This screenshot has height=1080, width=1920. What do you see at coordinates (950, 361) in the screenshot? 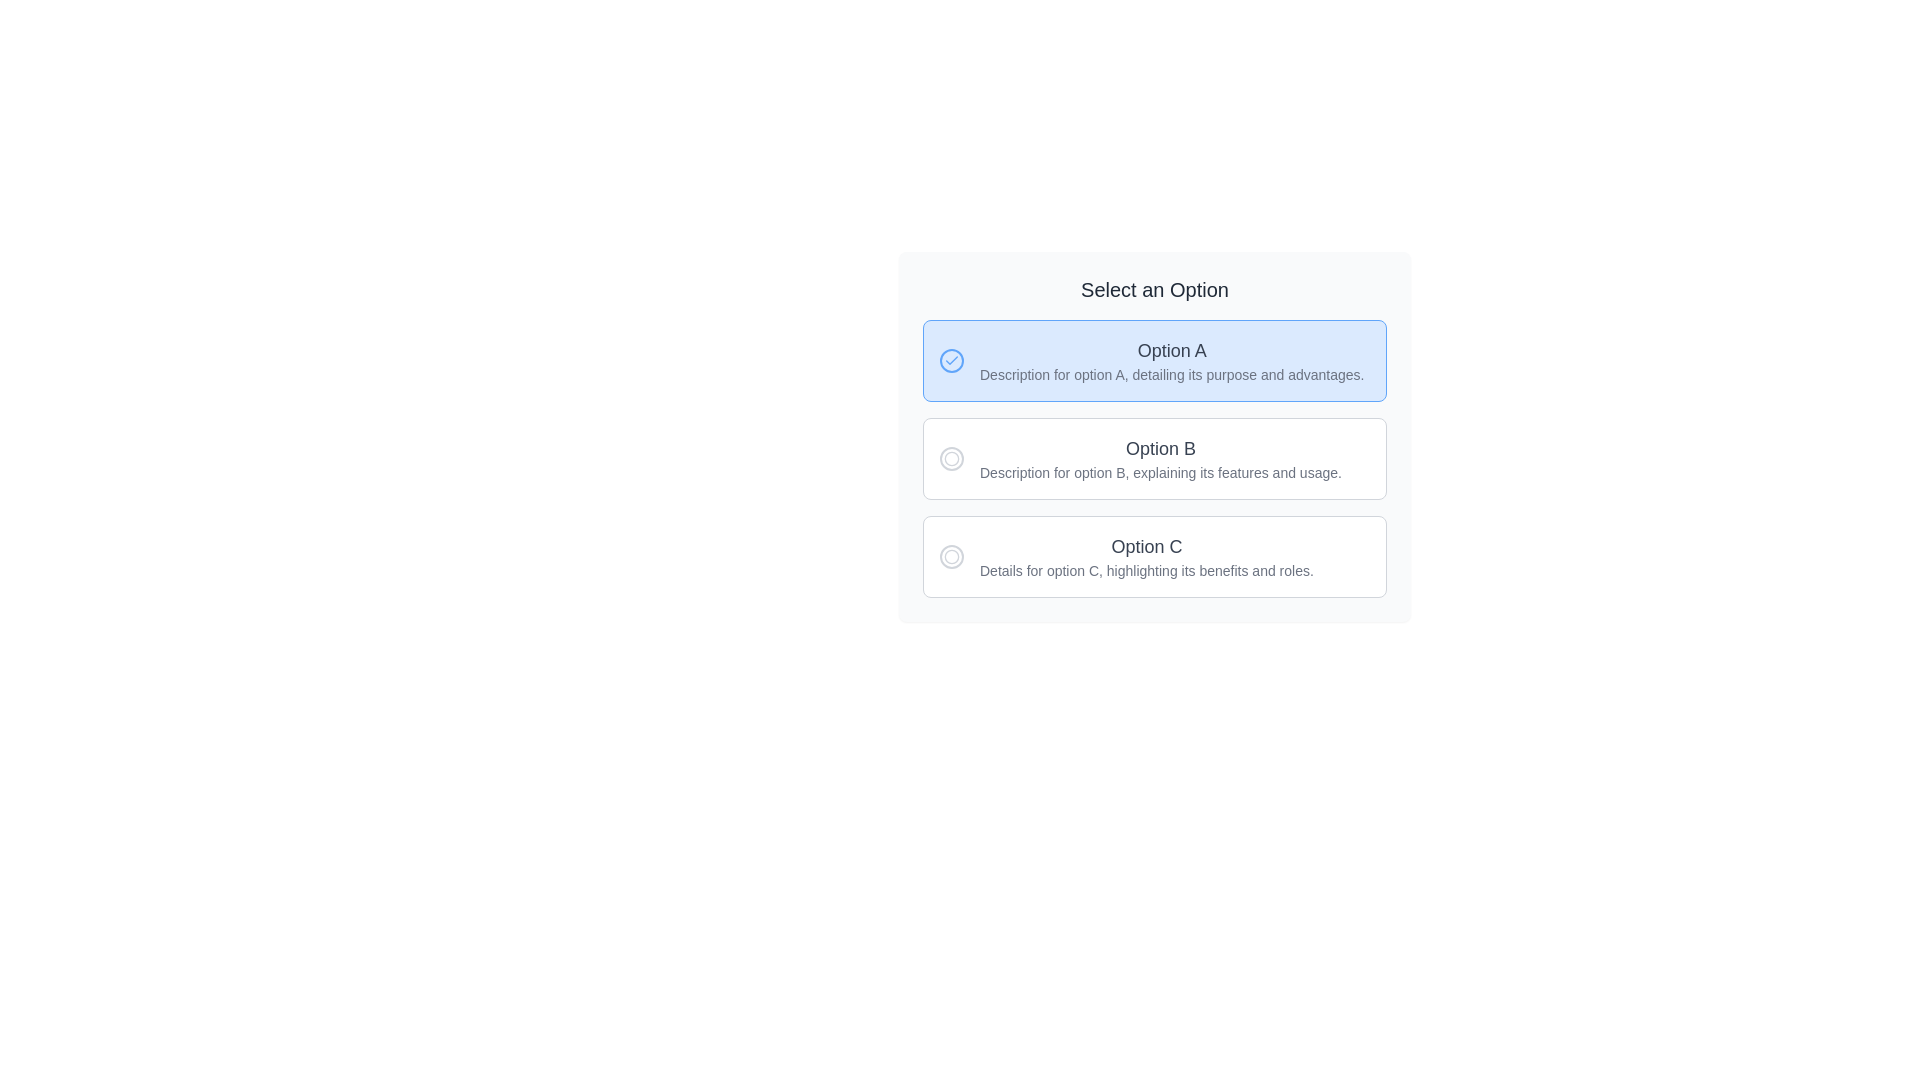
I see `the Selection indicator located at the top-left corner of the 'Option A' section, which is highlighted with a blue background` at bounding box center [950, 361].